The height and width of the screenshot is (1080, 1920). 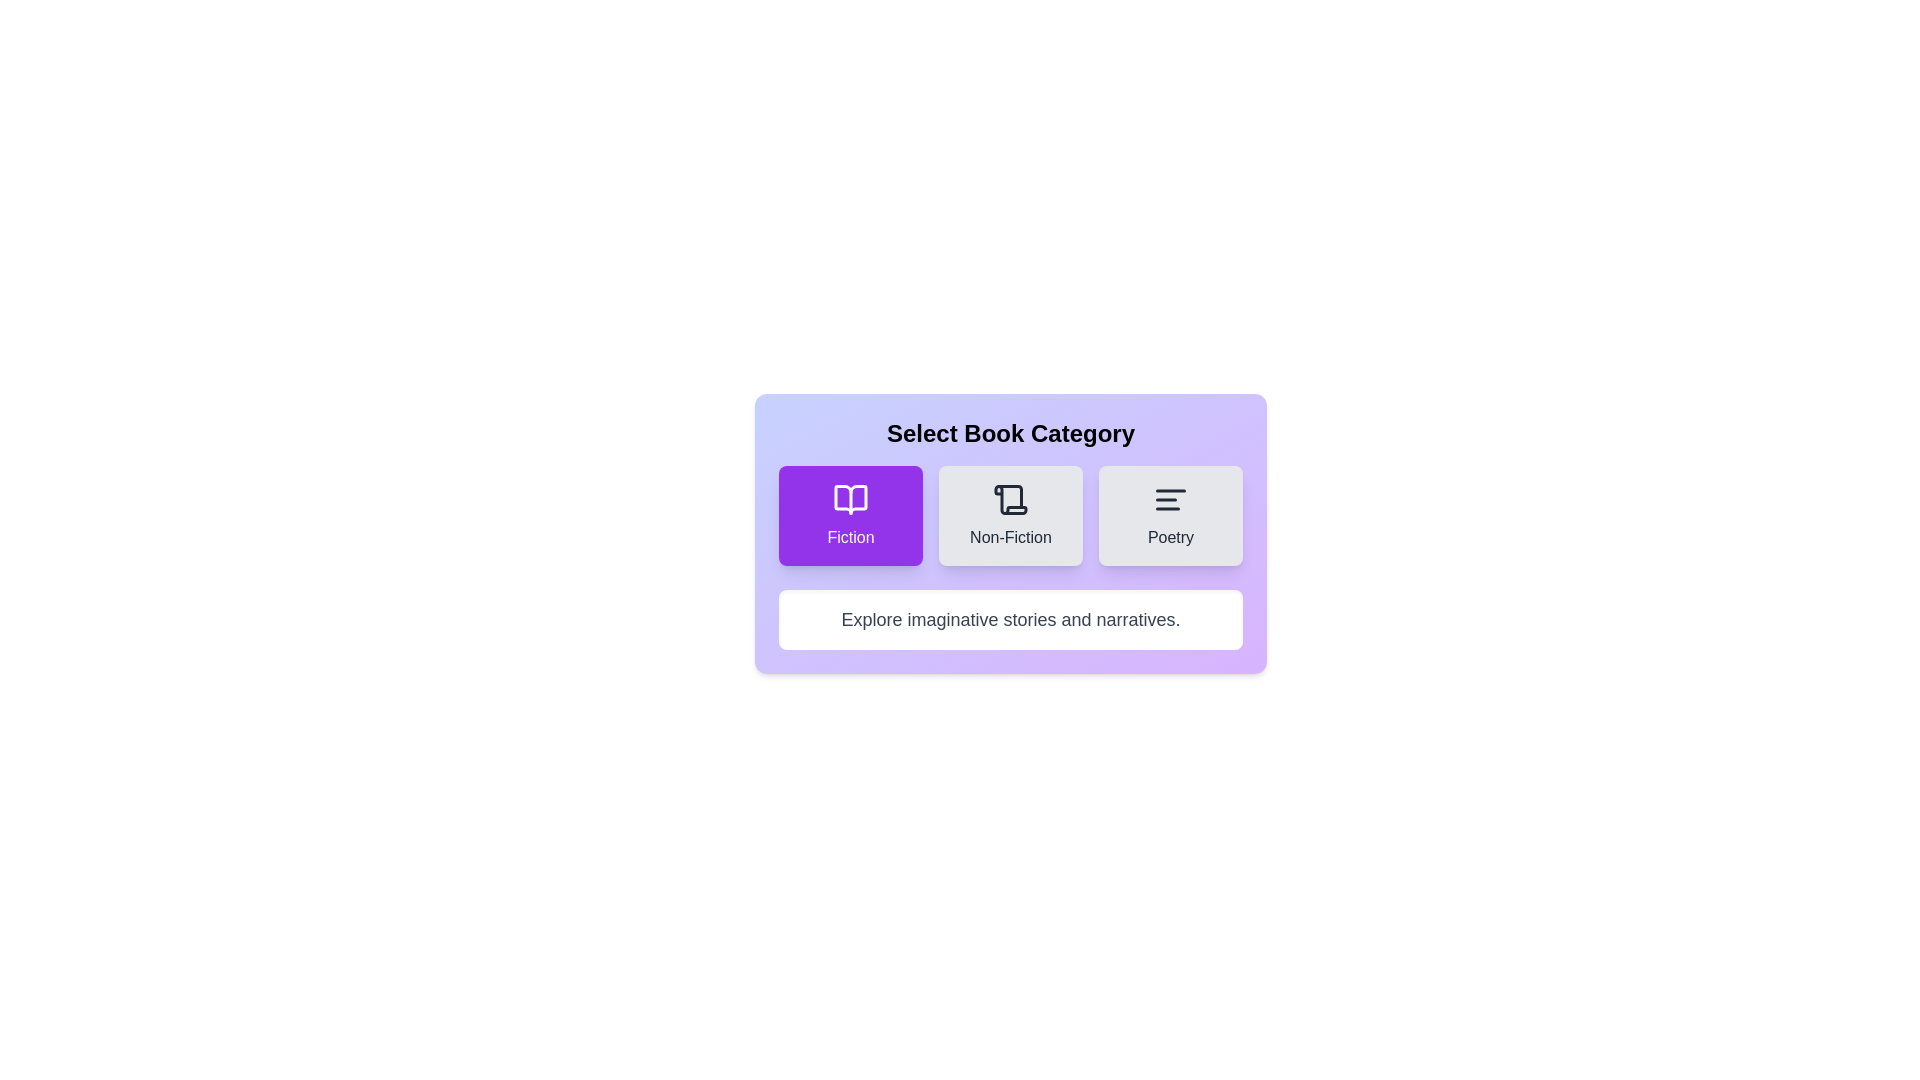 I want to click on the 'Non-Fiction' category button to select it, so click(x=1011, y=515).